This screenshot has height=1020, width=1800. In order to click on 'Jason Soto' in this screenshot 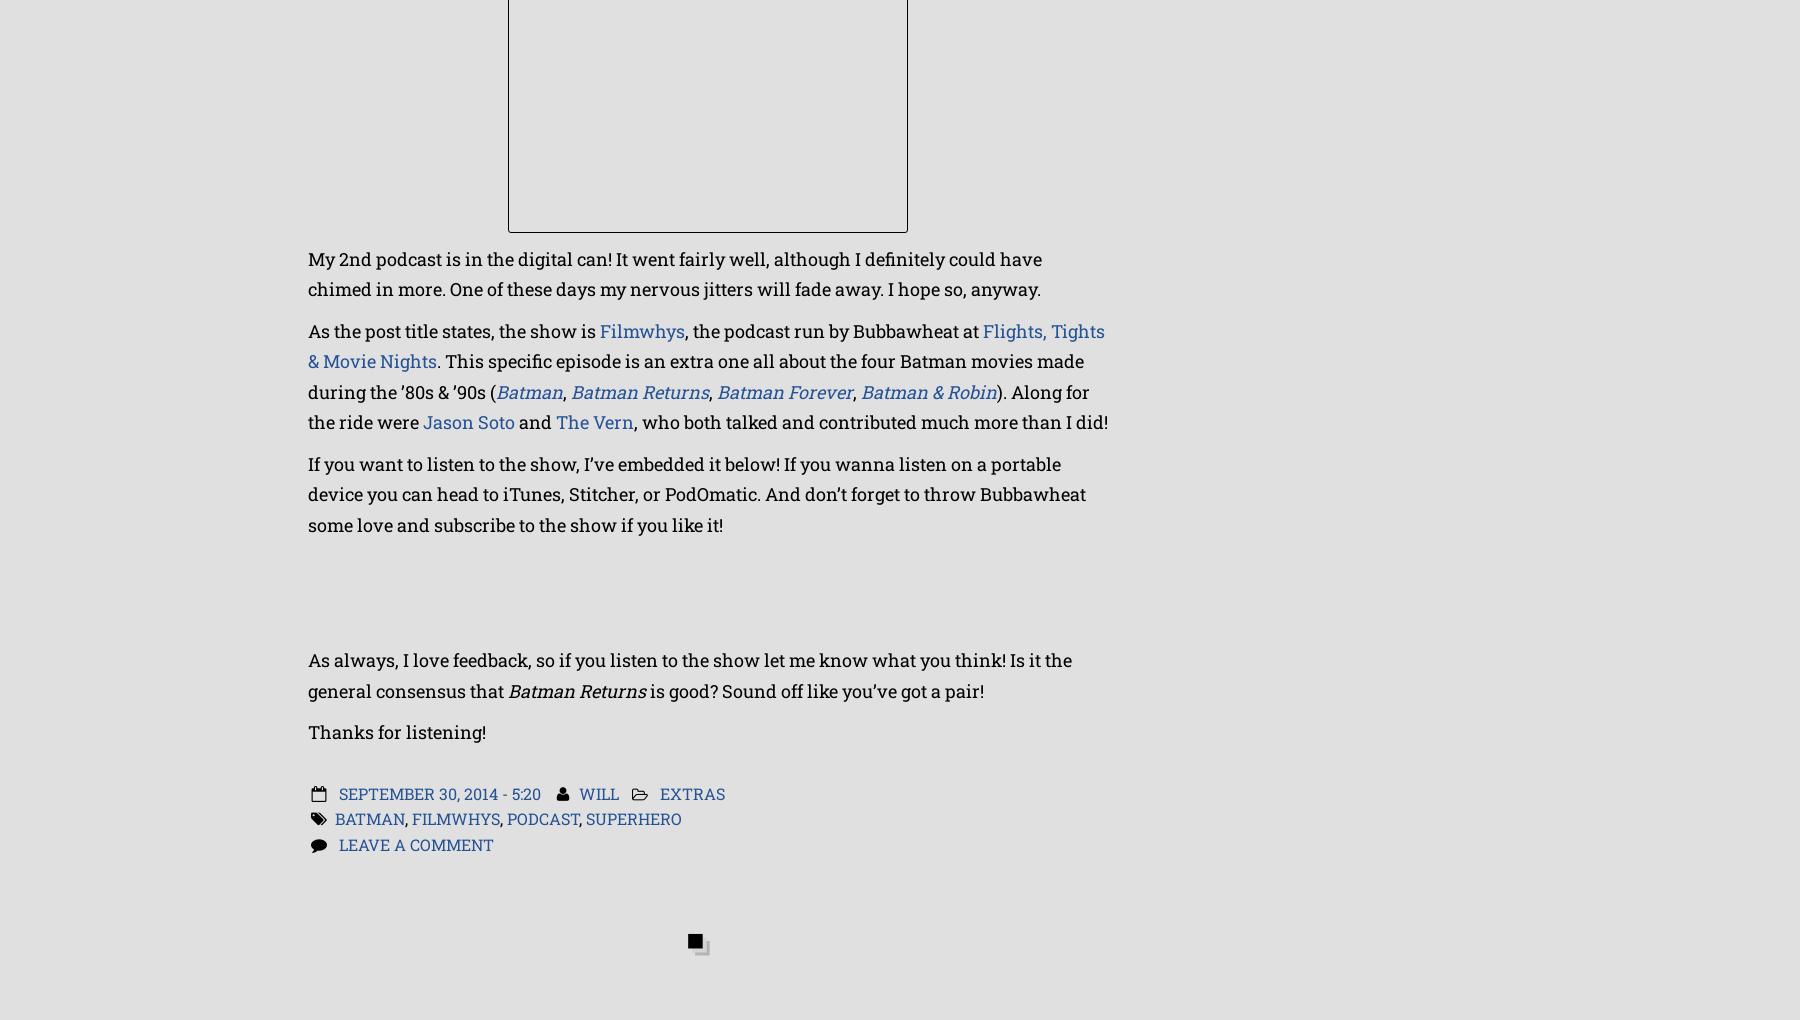, I will do `click(468, 421)`.